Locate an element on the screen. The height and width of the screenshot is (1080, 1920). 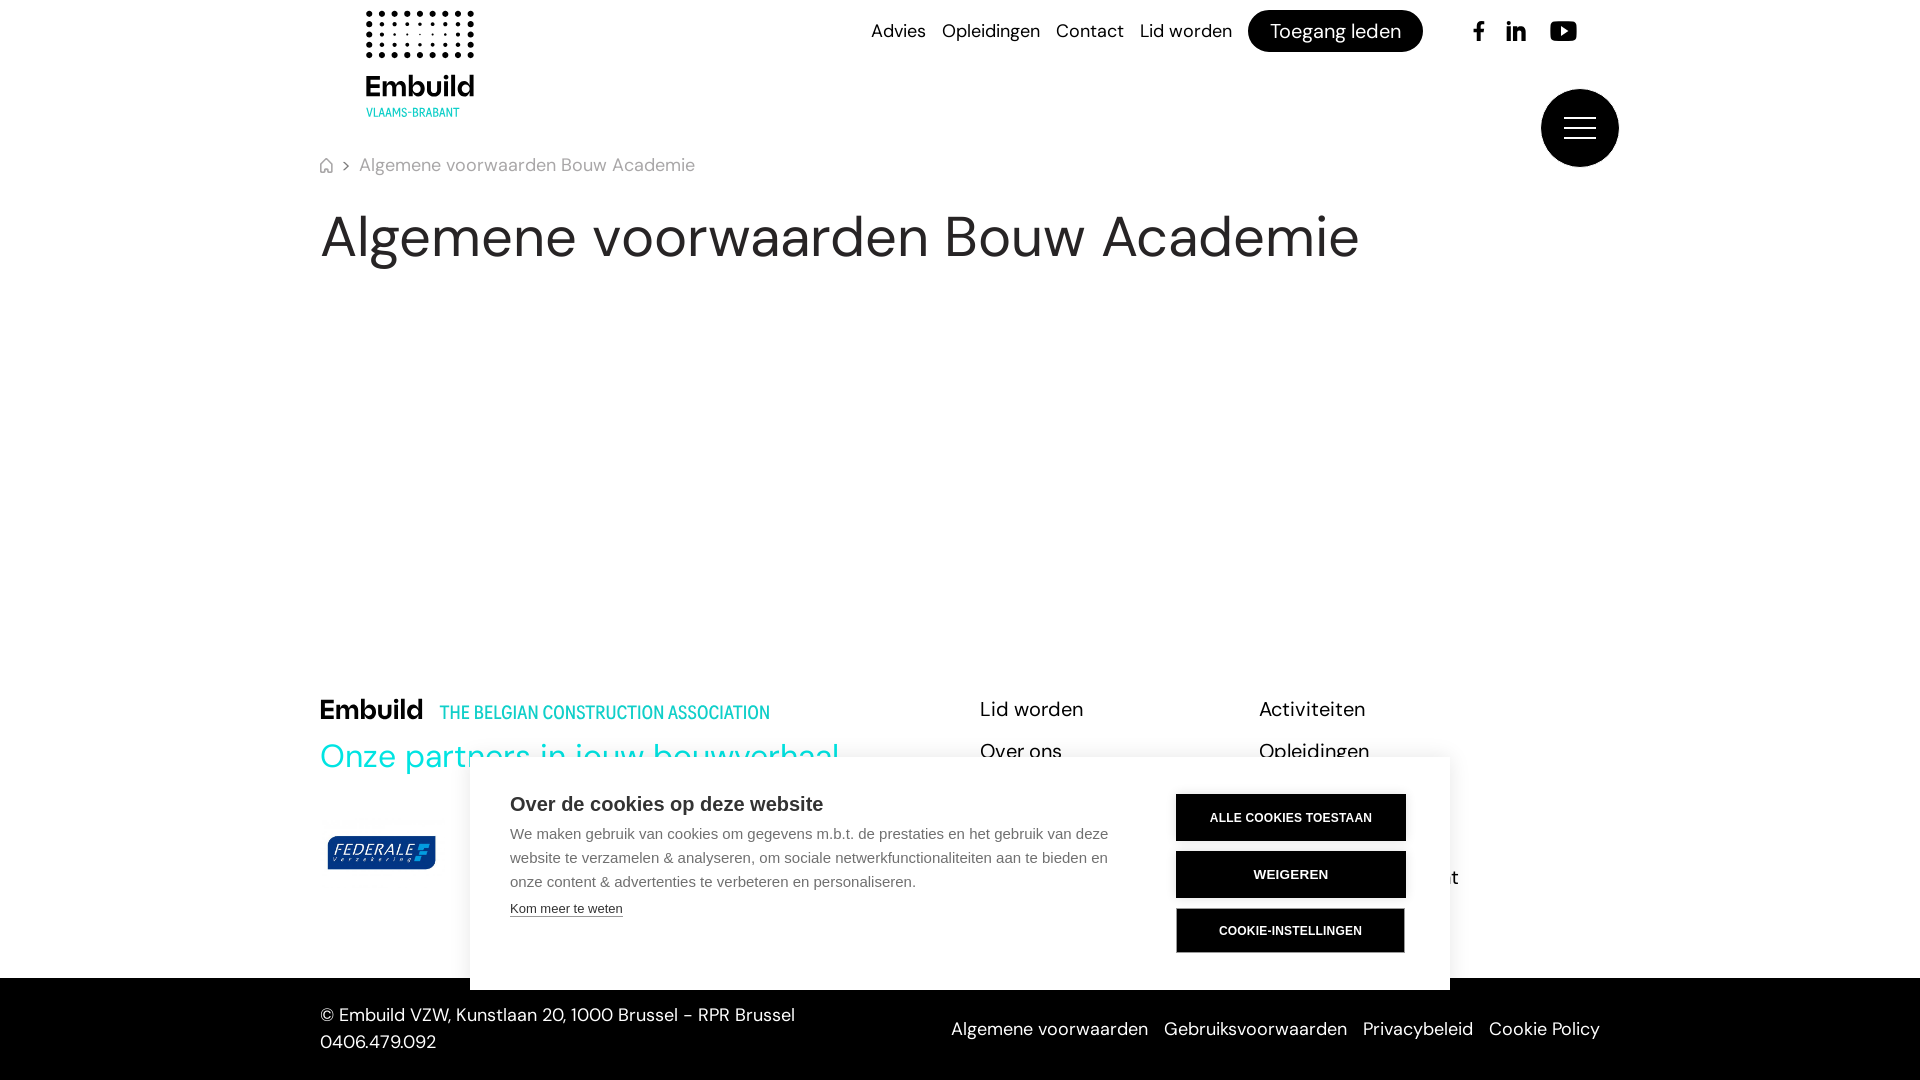
'Over ons' is located at coordinates (1021, 751).